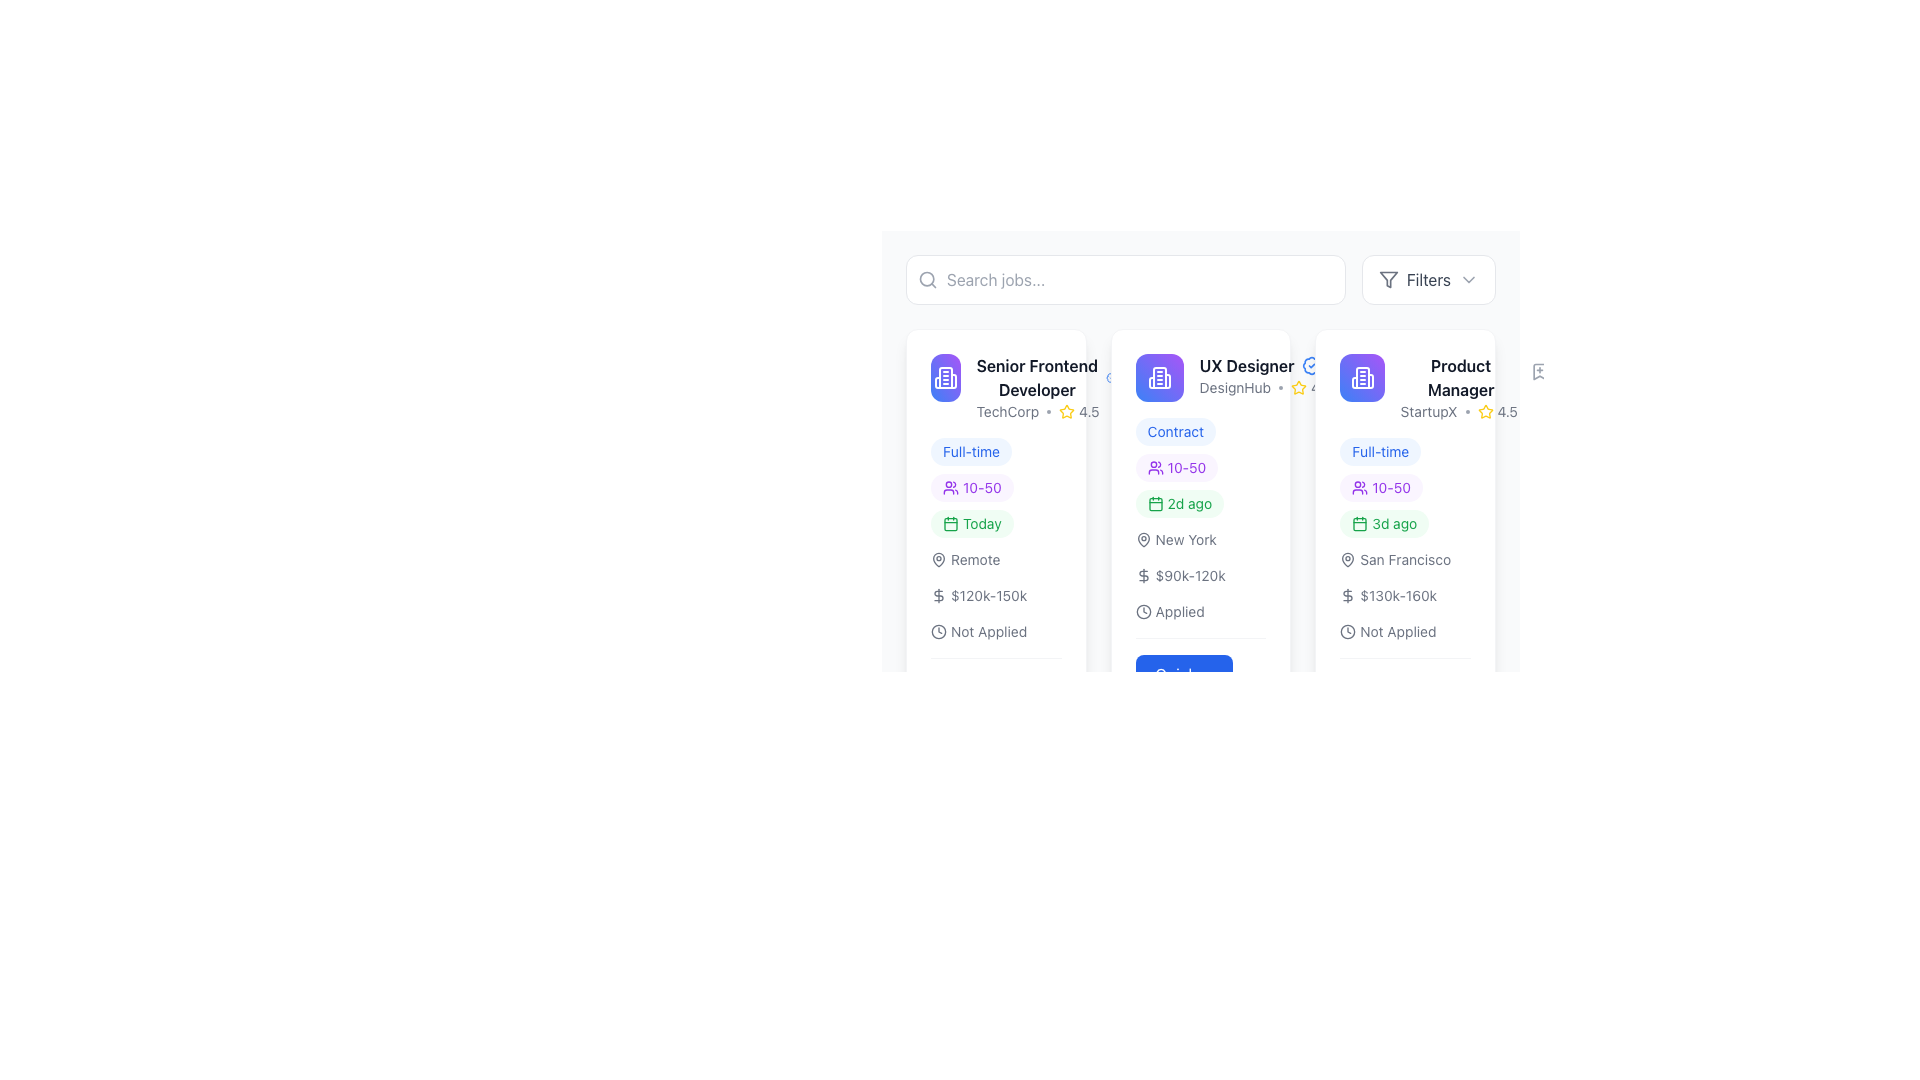 Image resolution: width=1920 pixels, height=1080 pixels. I want to click on the static text element that serves as the header information for the job card, which includes the role, company name, and rating, located centrally in the middle card of a horizontal list of job postings, so click(1264, 375).